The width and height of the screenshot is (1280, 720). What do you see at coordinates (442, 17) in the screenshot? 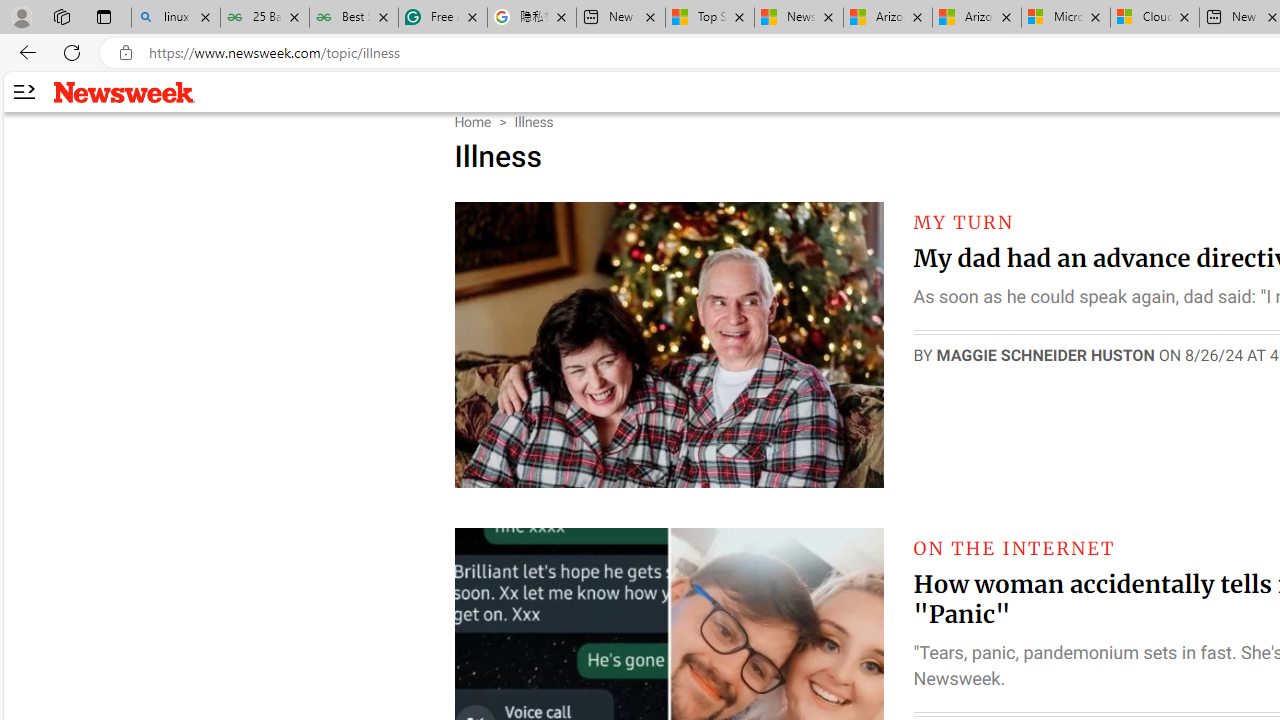
I see `'Free AI Writing Assistance for Students | Grammarly'` at bounding box center [442, 17].